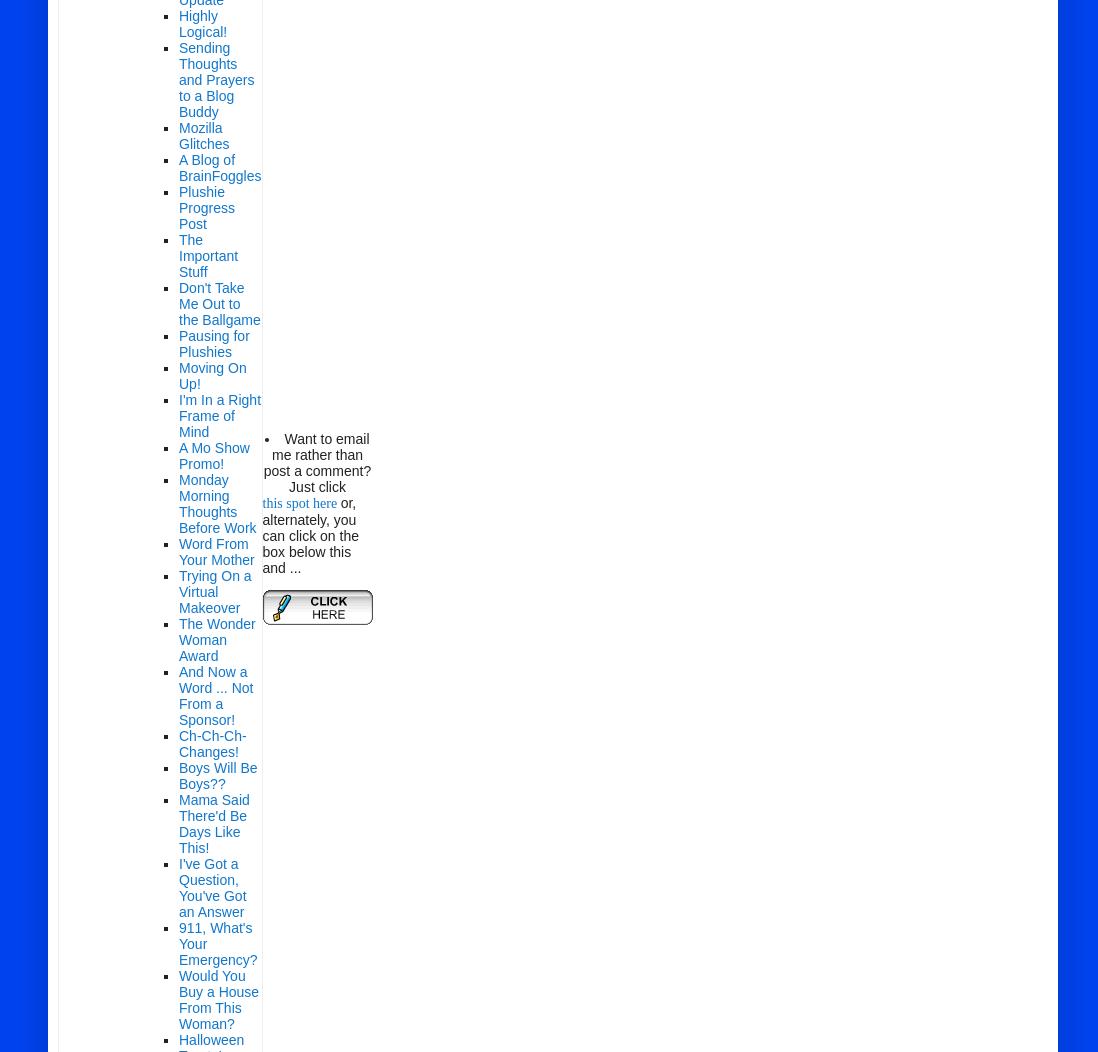 The image size is (1098, 1052). What do you see at coordinates (219, 167) in the screenshot?
I see `'A Blog of BrainFoggles'` at bounding box center [219, 167].